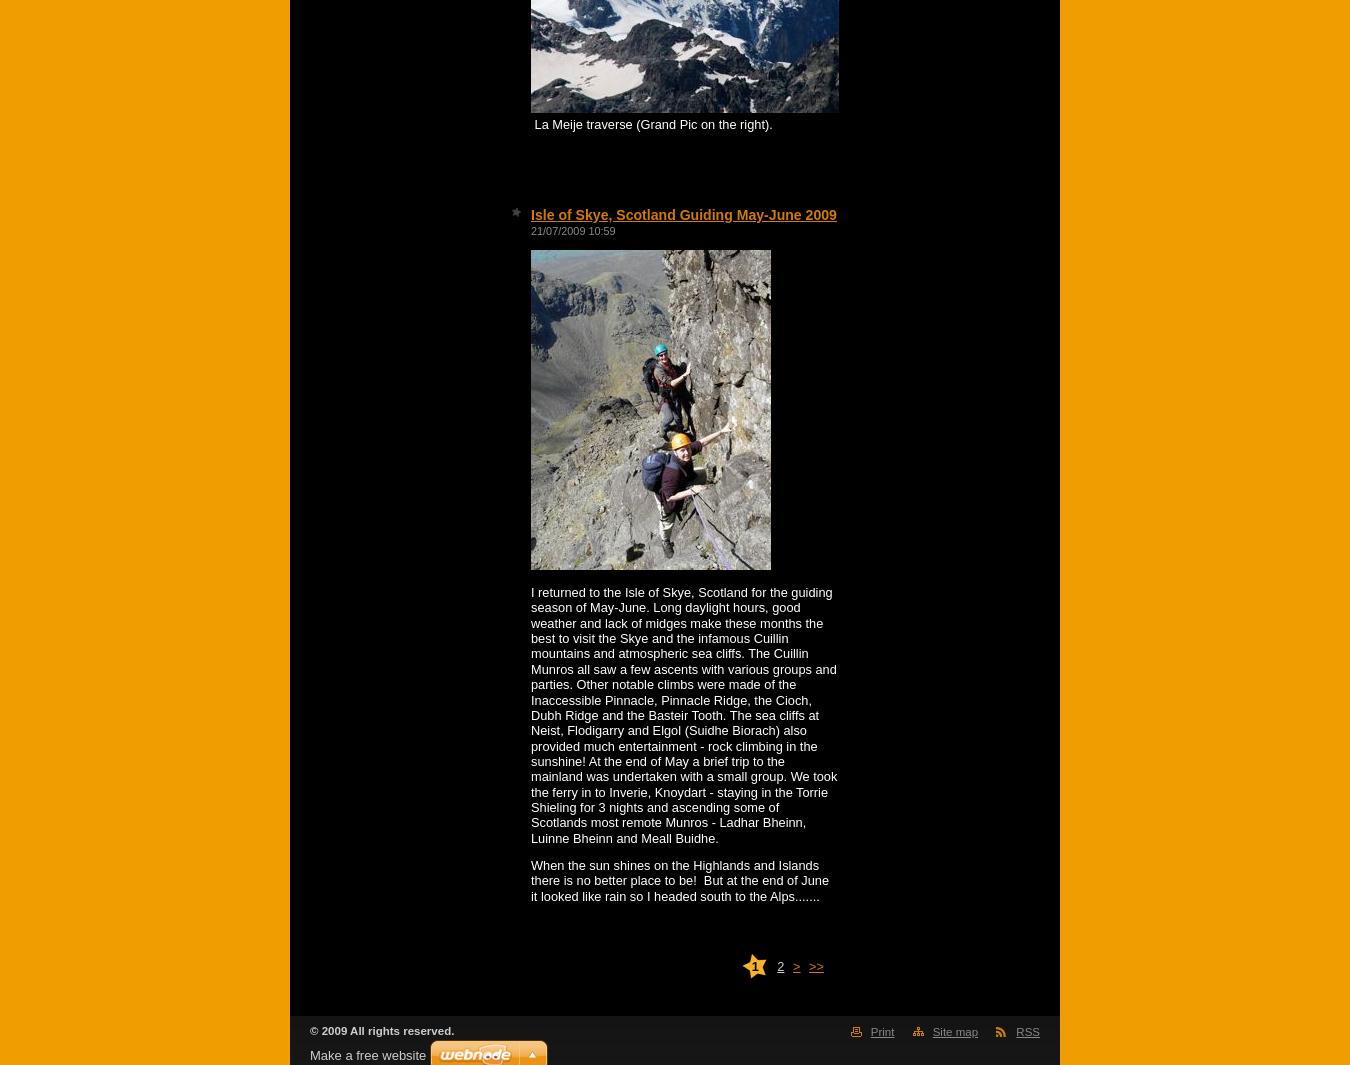 The height and width of the screenshot is (1065, 1350). I want to click on 'La Meije traverse (Grand Pic on the right).', so click(651, 122).